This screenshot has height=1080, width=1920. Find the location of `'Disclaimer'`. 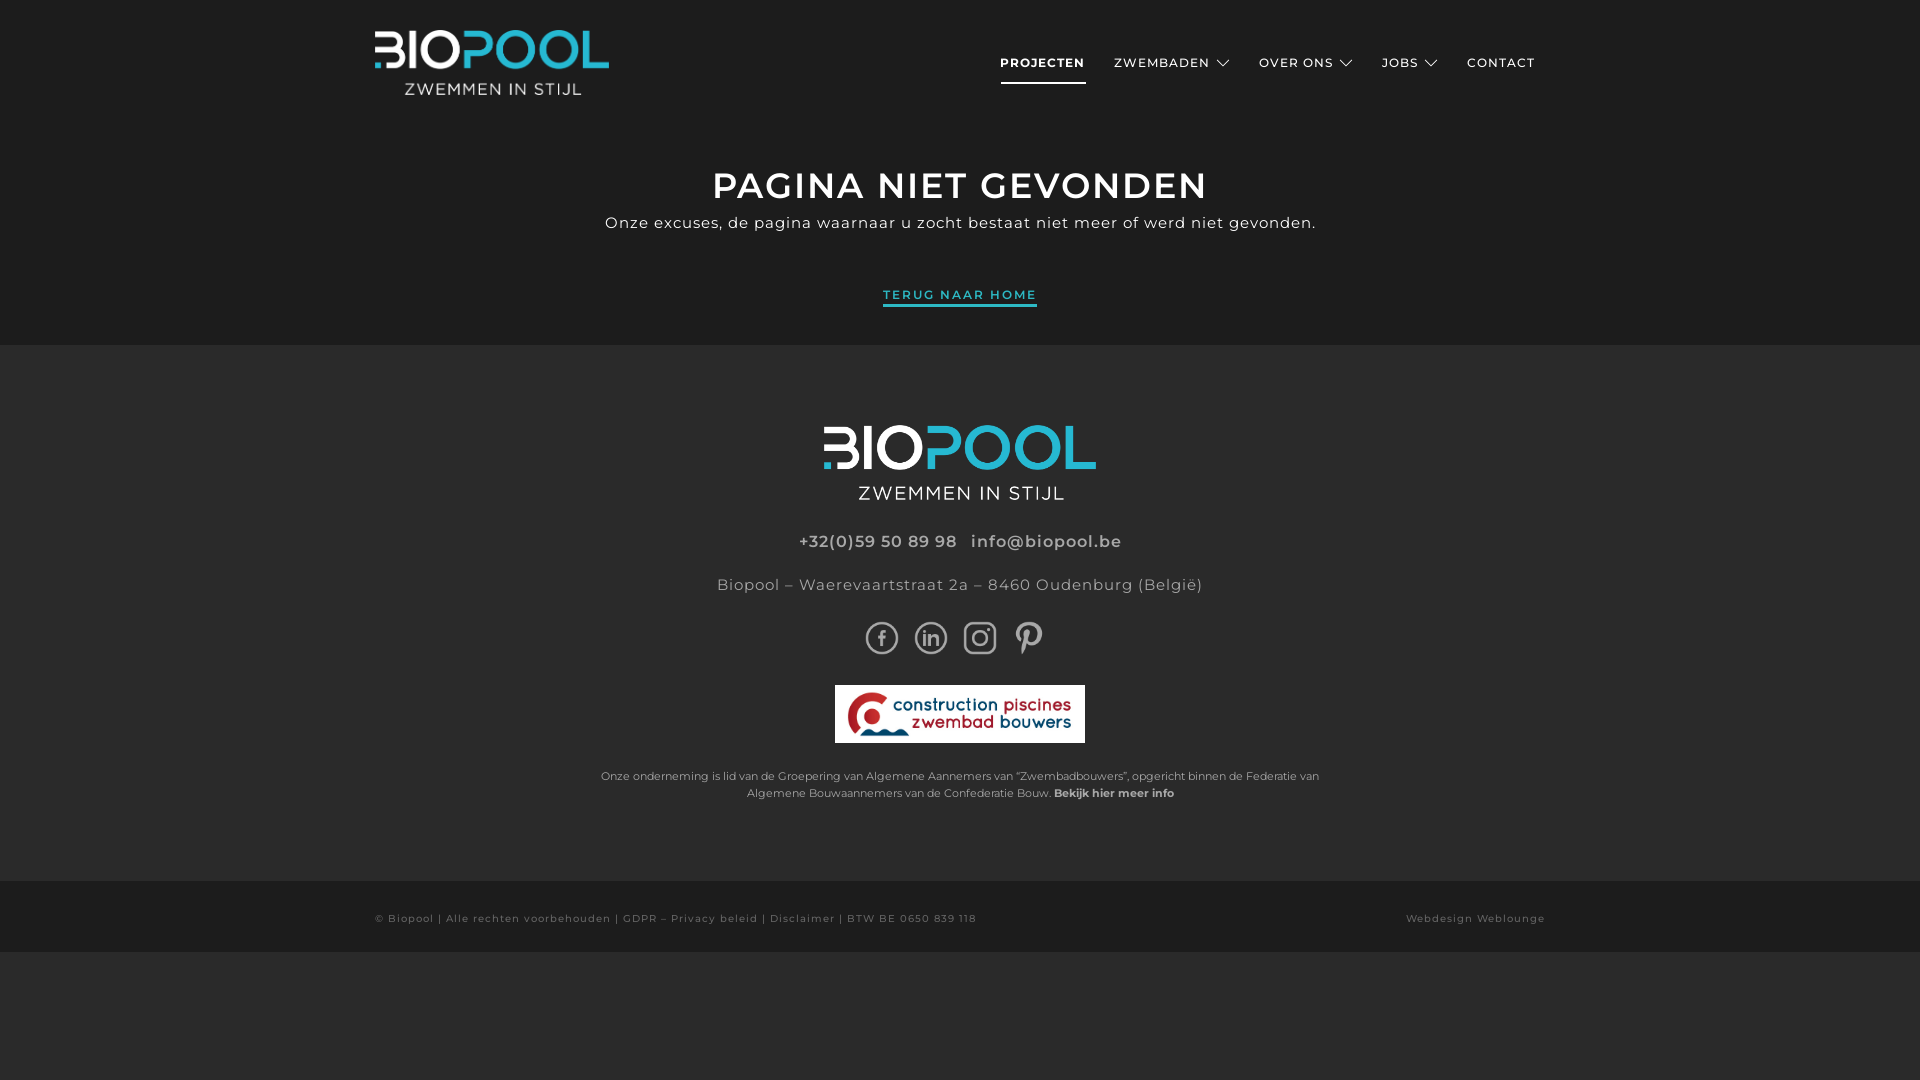

'Disclaimer' is located at coordinates (802, 918).